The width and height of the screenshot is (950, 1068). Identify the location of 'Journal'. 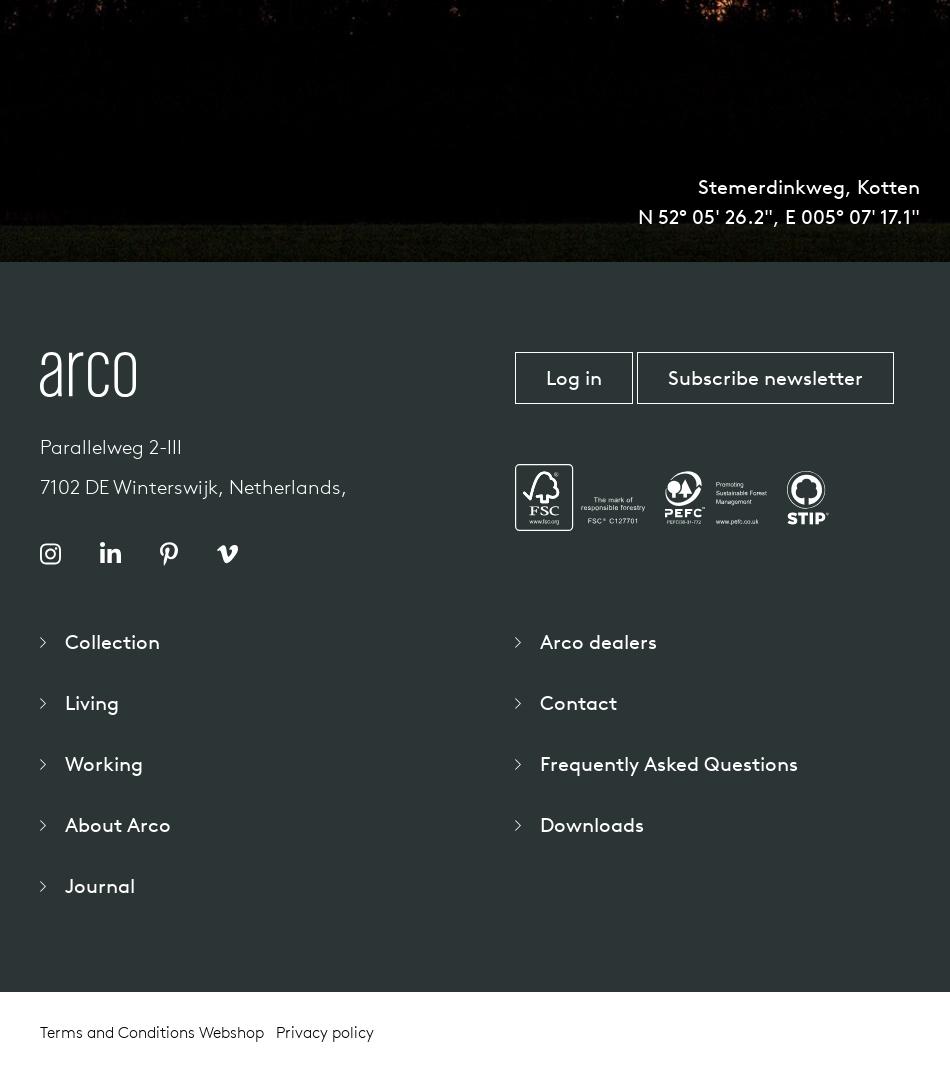
(100, 884).